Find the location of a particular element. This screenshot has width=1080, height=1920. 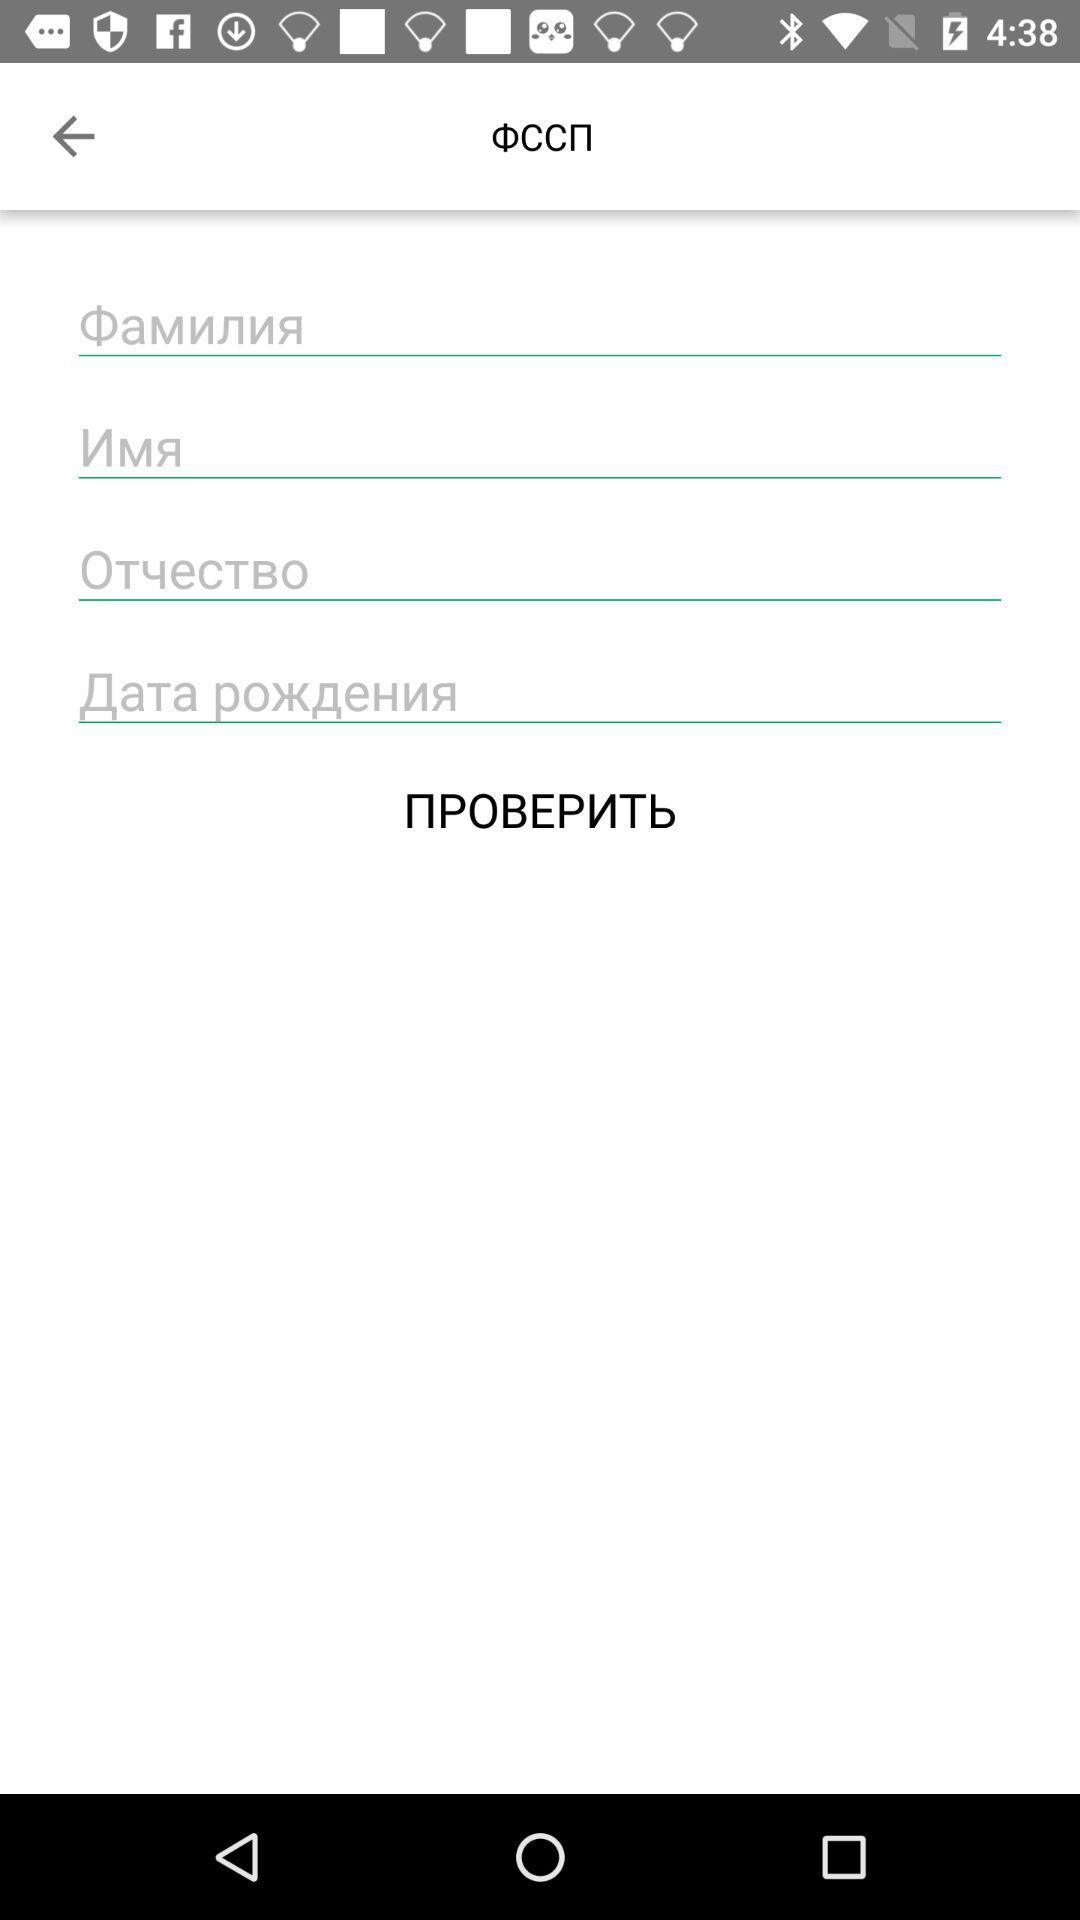

the item at the top left corner is located at coordinates (72, 135).